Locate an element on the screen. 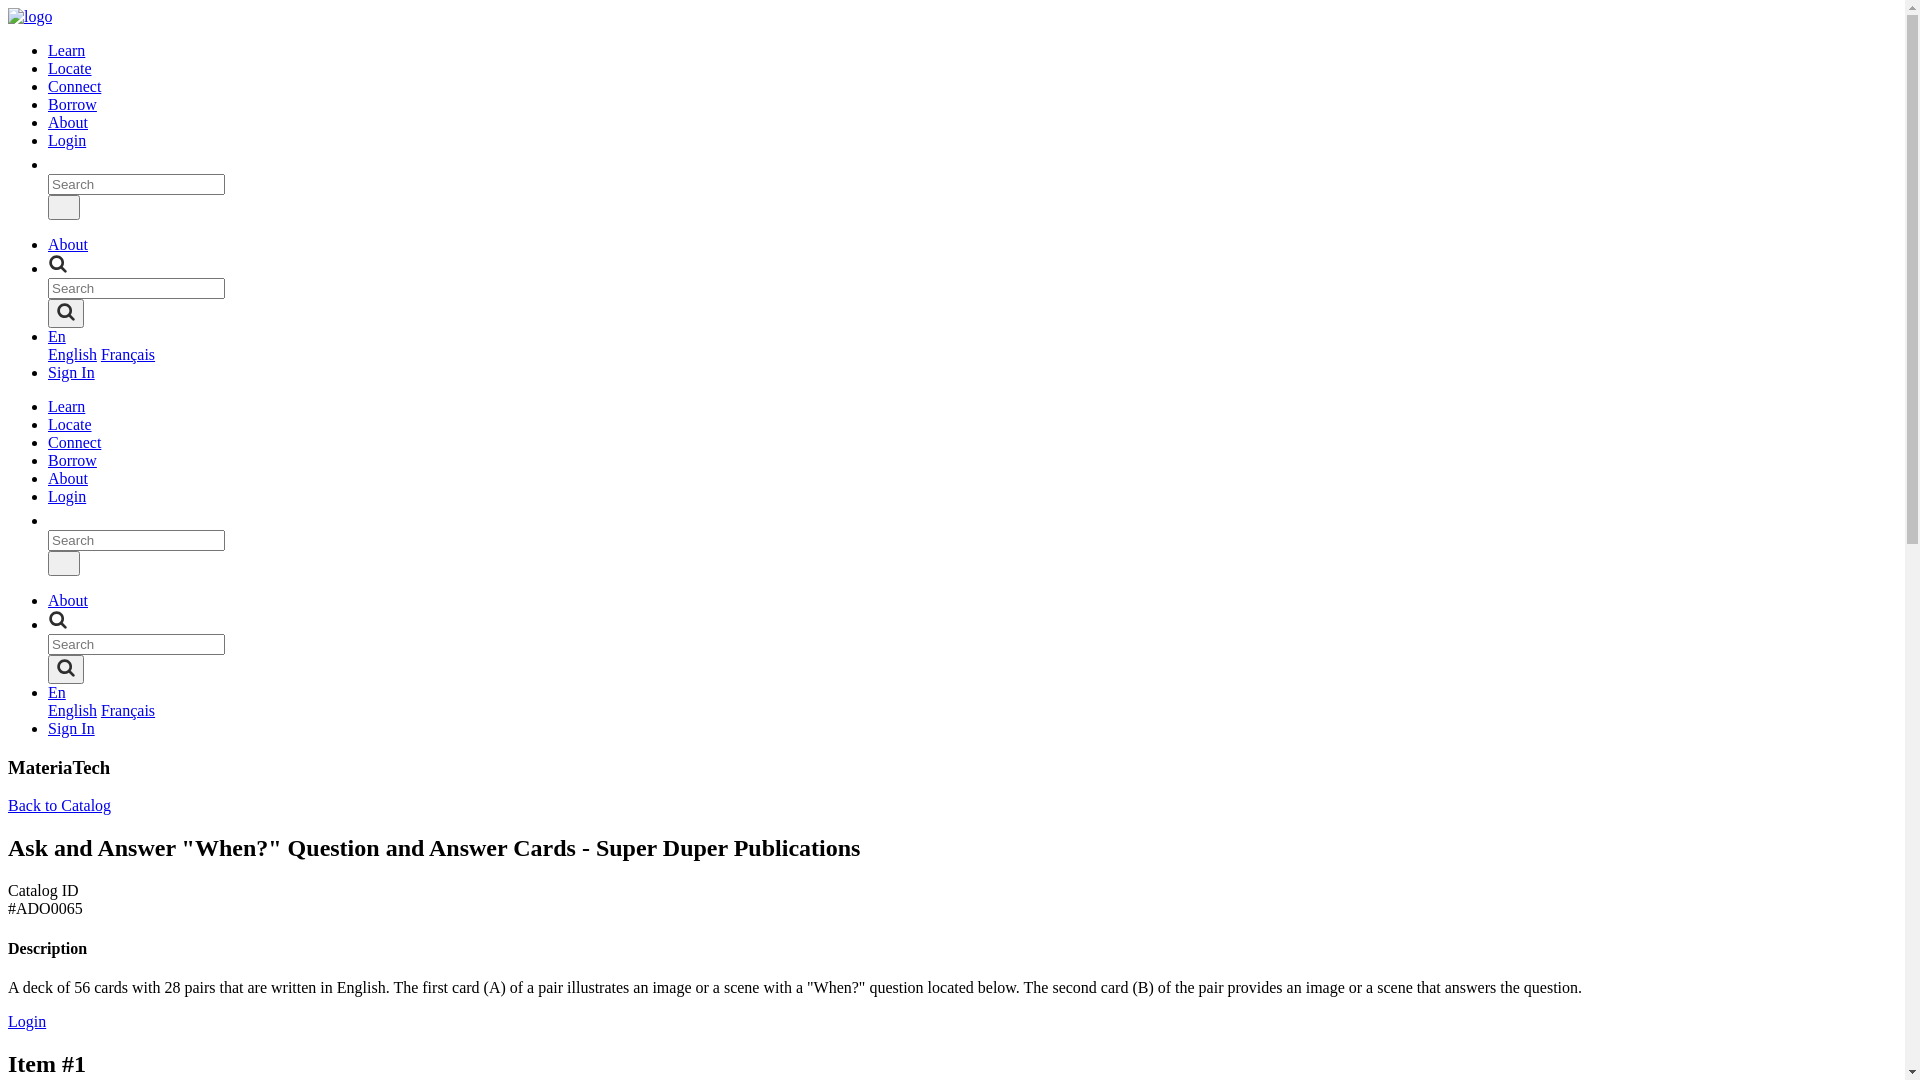 The width and height of the screenshot is (1920, 1080). 'Connect' is located at coordinates (48, 441).